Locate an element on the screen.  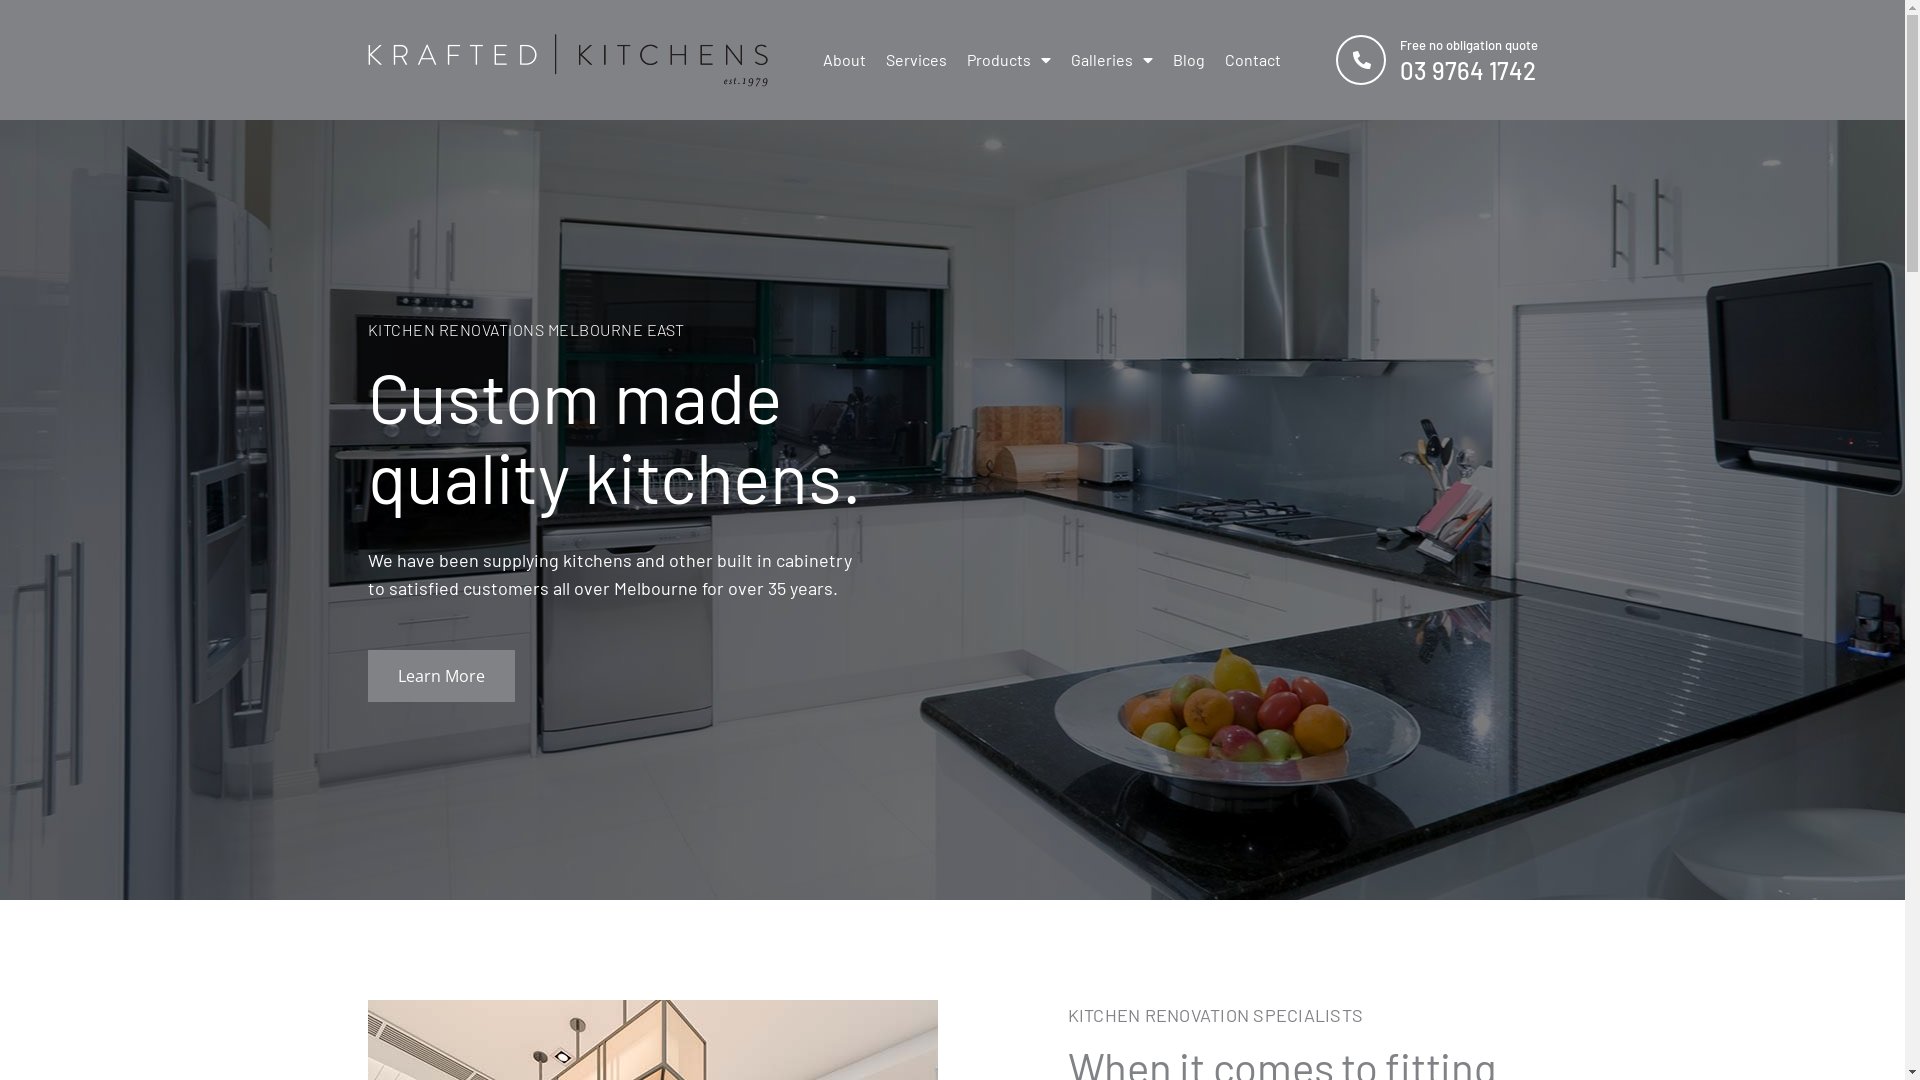
'03 9764 1742' is located at coordinates (1468, 69).